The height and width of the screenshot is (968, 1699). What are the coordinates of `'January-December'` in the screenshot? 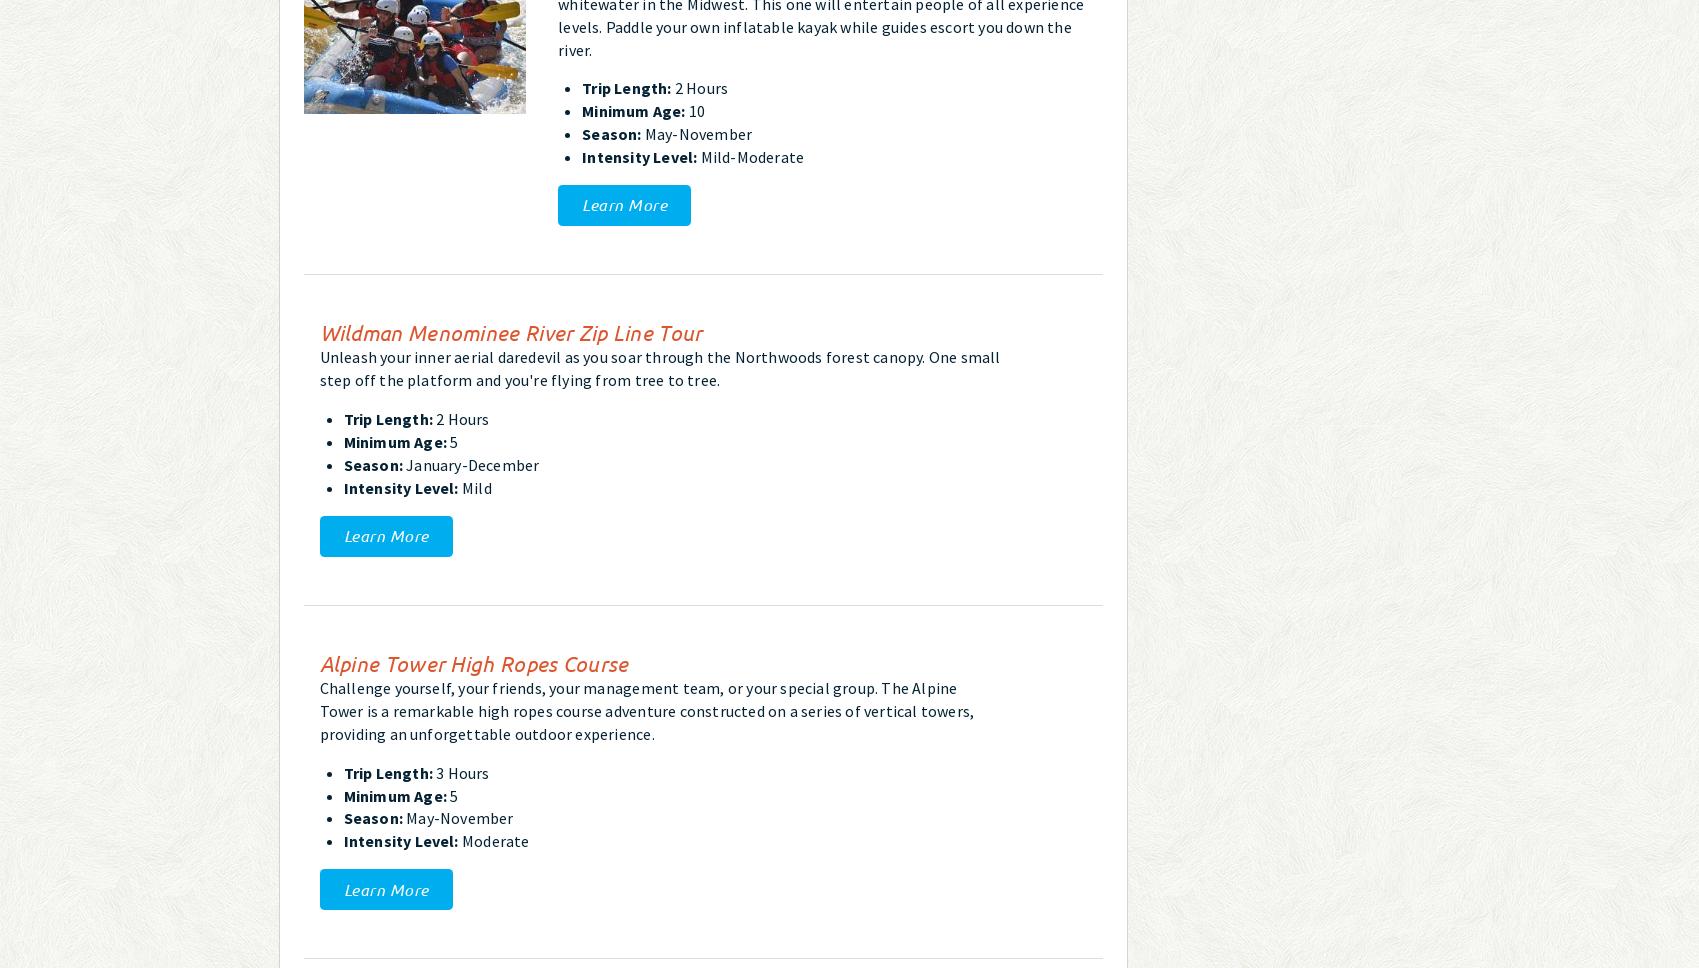 It's located at (470, 462).